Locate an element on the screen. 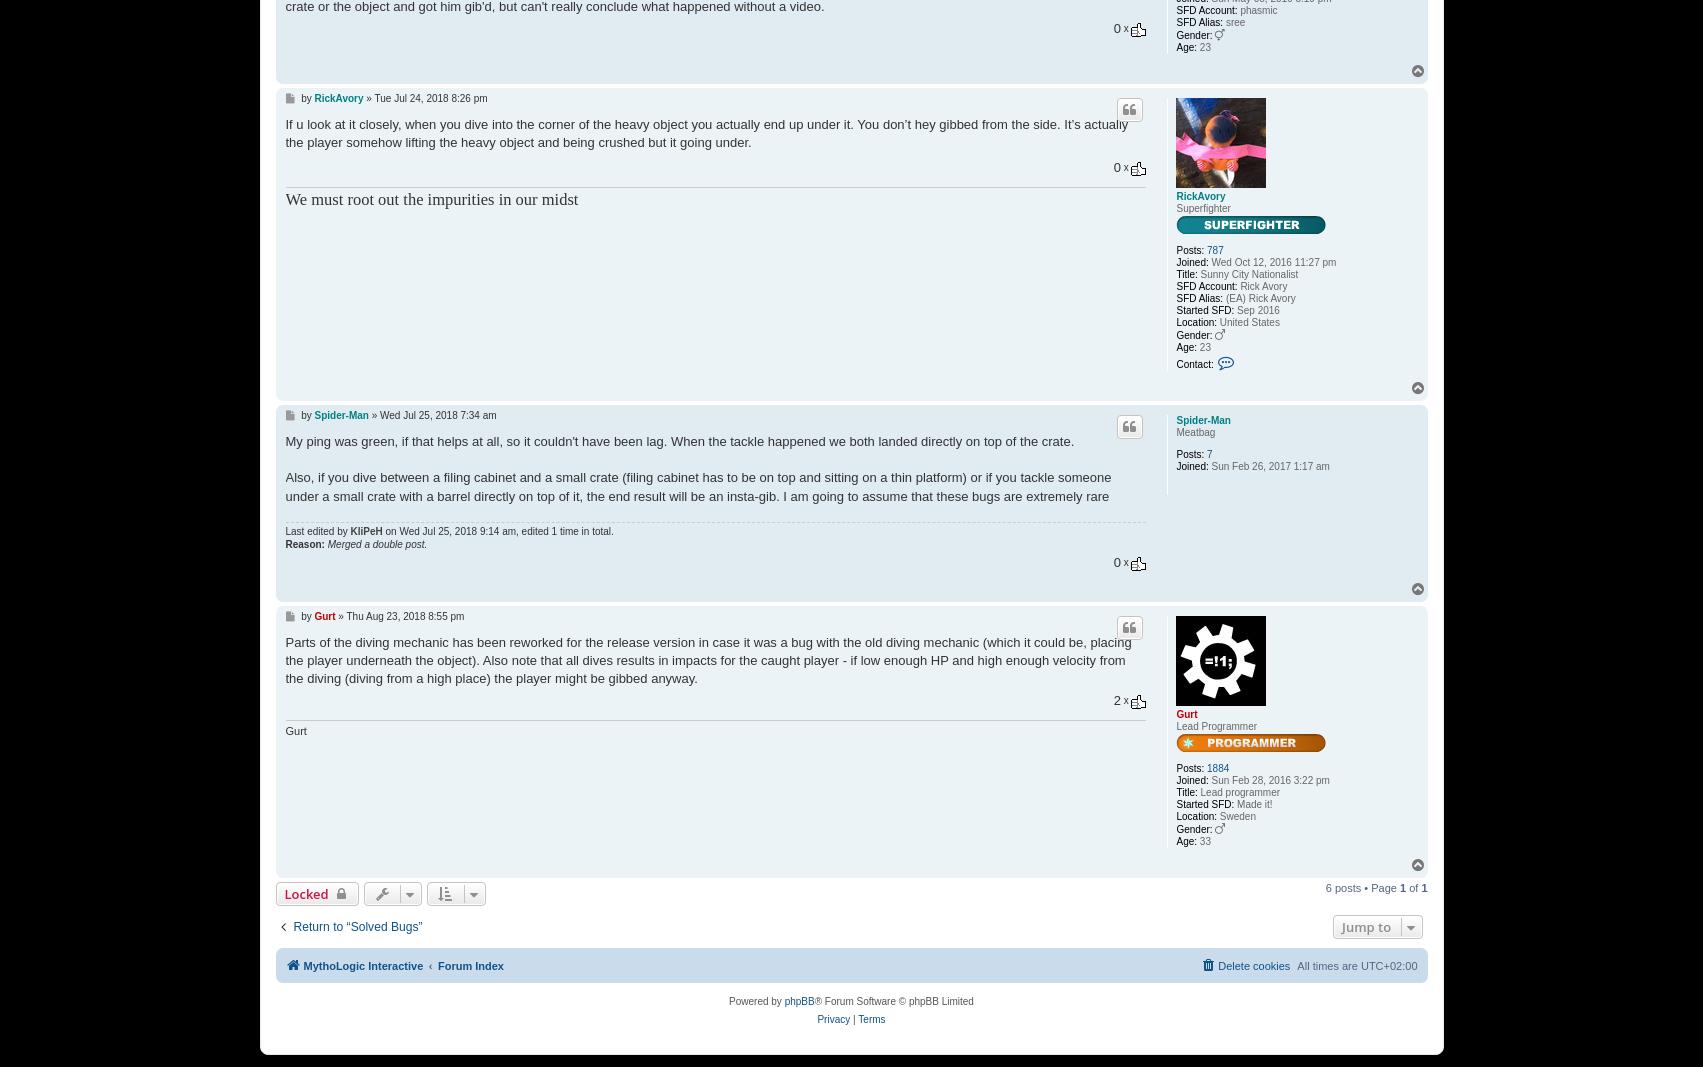  '2' is located at coordinates (1116, 700).